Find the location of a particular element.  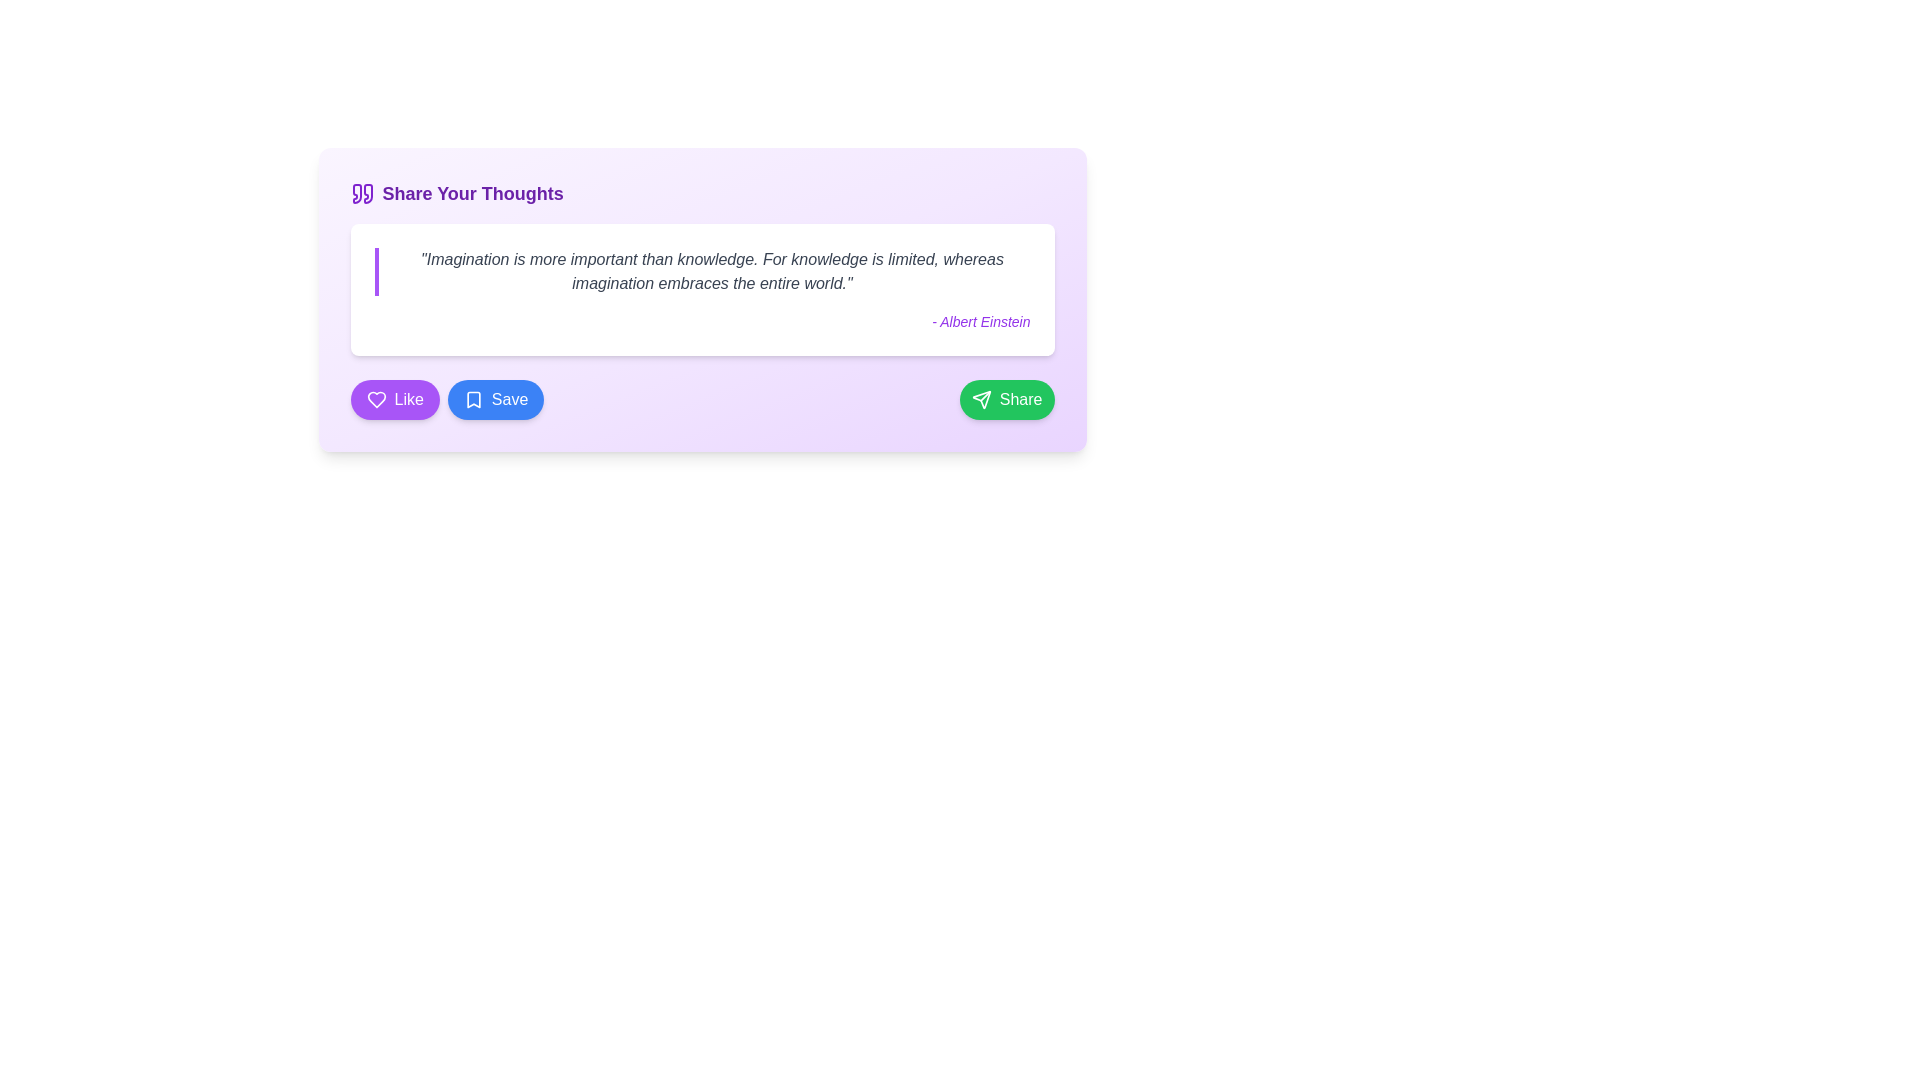

the icon located at the top-left corner of the card section with a purple background is located at coordinates (362, 193).